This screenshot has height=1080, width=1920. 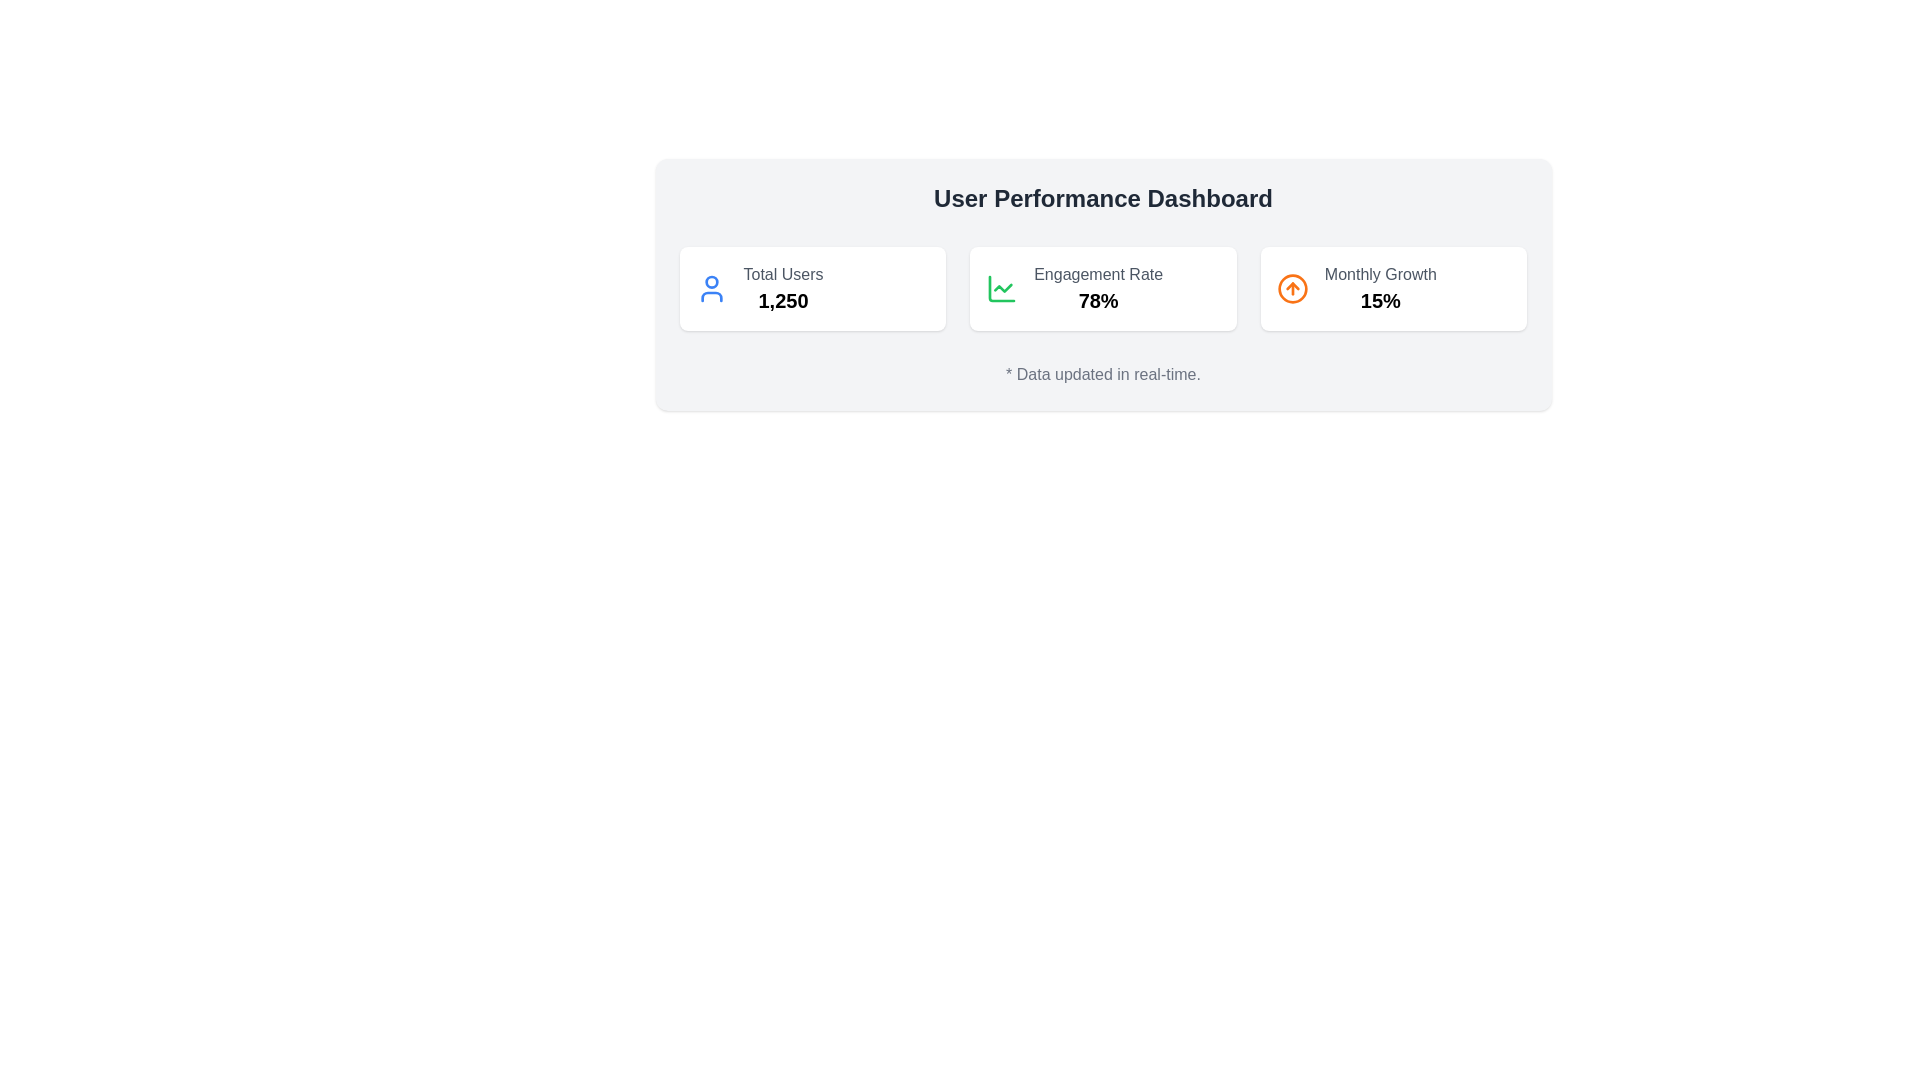 I want to click on Header Text located at the top of the card layout, which provides context and information about the displayed content, so click(x=1102, y=199).